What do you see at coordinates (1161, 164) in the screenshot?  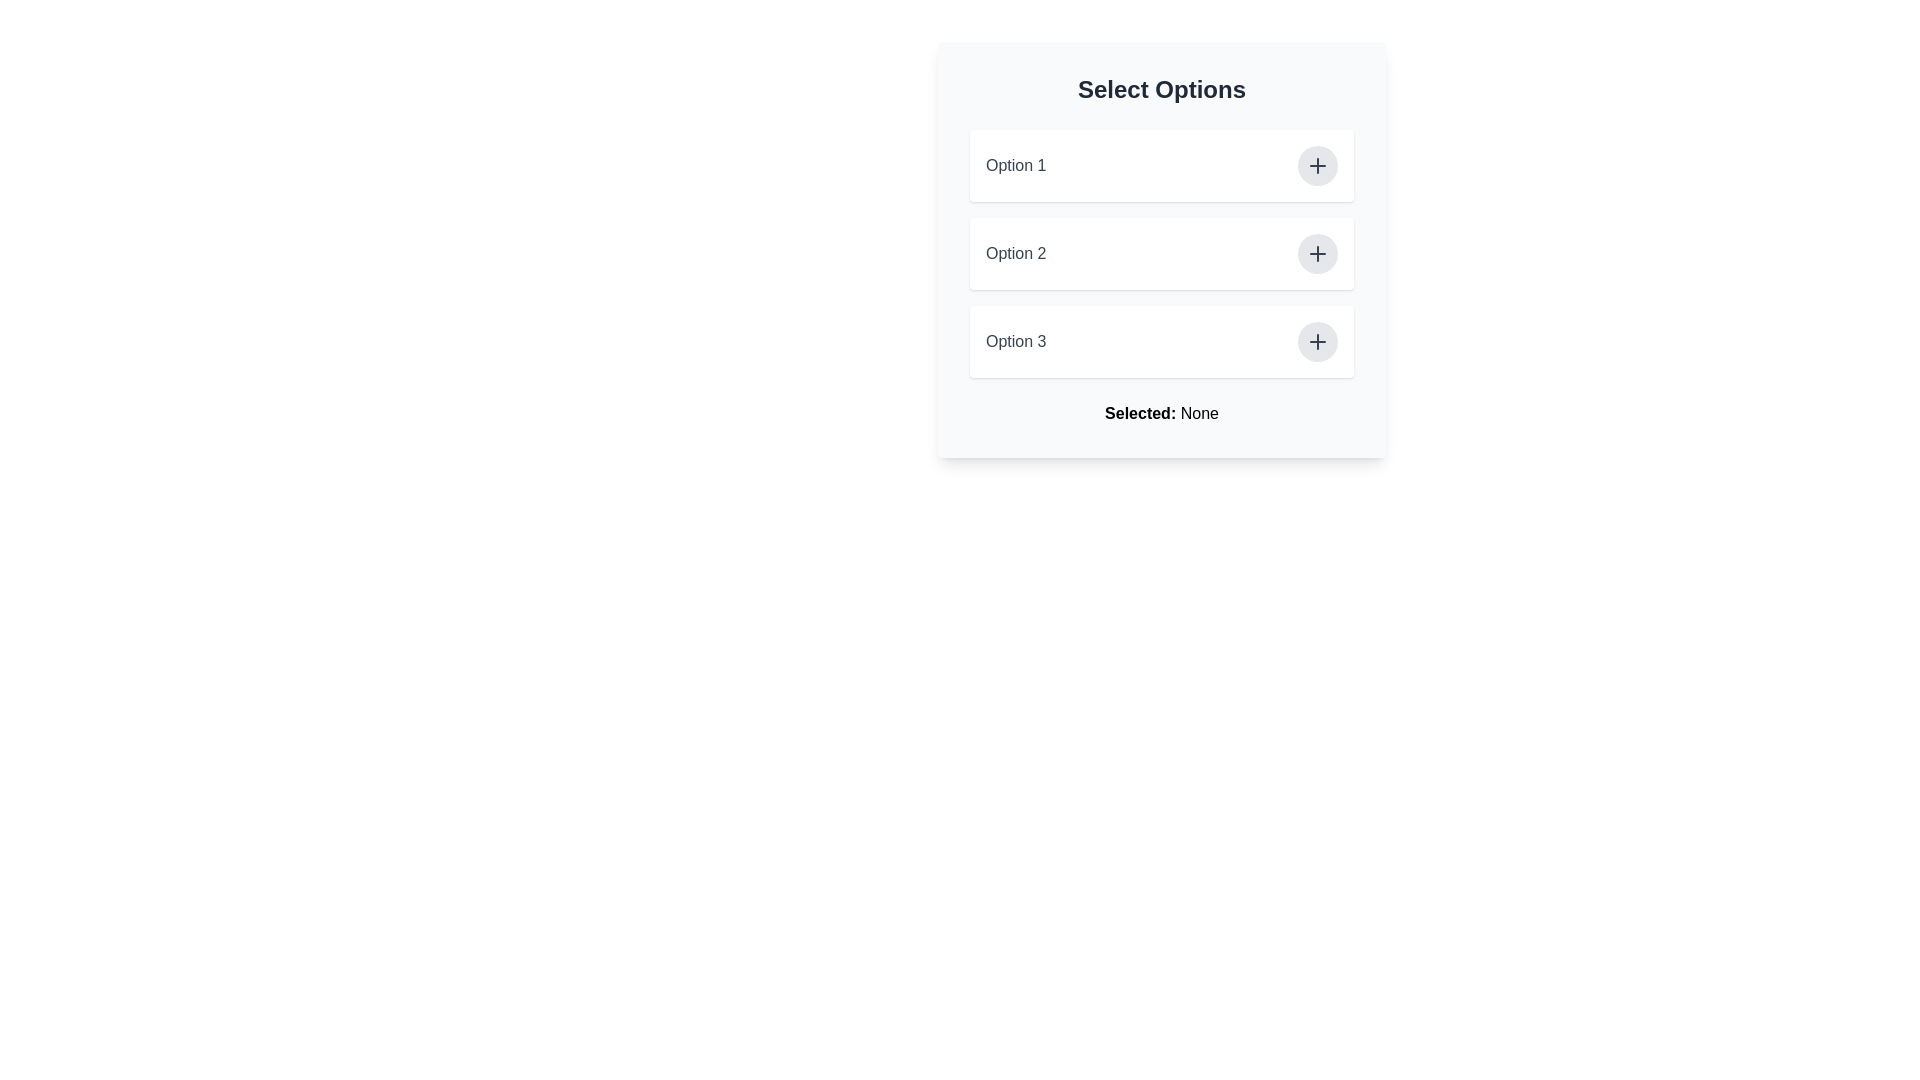 I see `the Option selector with button interaction that displays 'Option 1' and contains a '+' button on the right` at bounding box center [1161, 164].